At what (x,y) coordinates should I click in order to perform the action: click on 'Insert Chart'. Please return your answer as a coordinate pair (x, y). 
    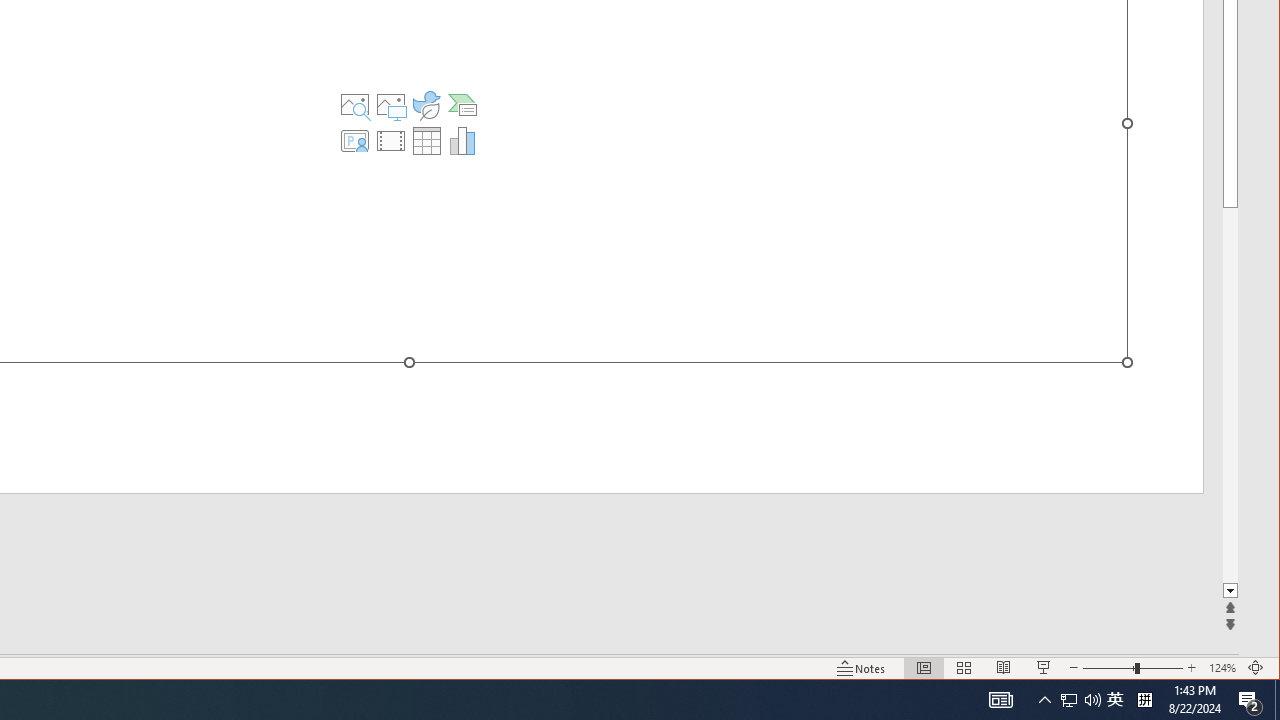
    Looking at the image, I should click on (461, 140).